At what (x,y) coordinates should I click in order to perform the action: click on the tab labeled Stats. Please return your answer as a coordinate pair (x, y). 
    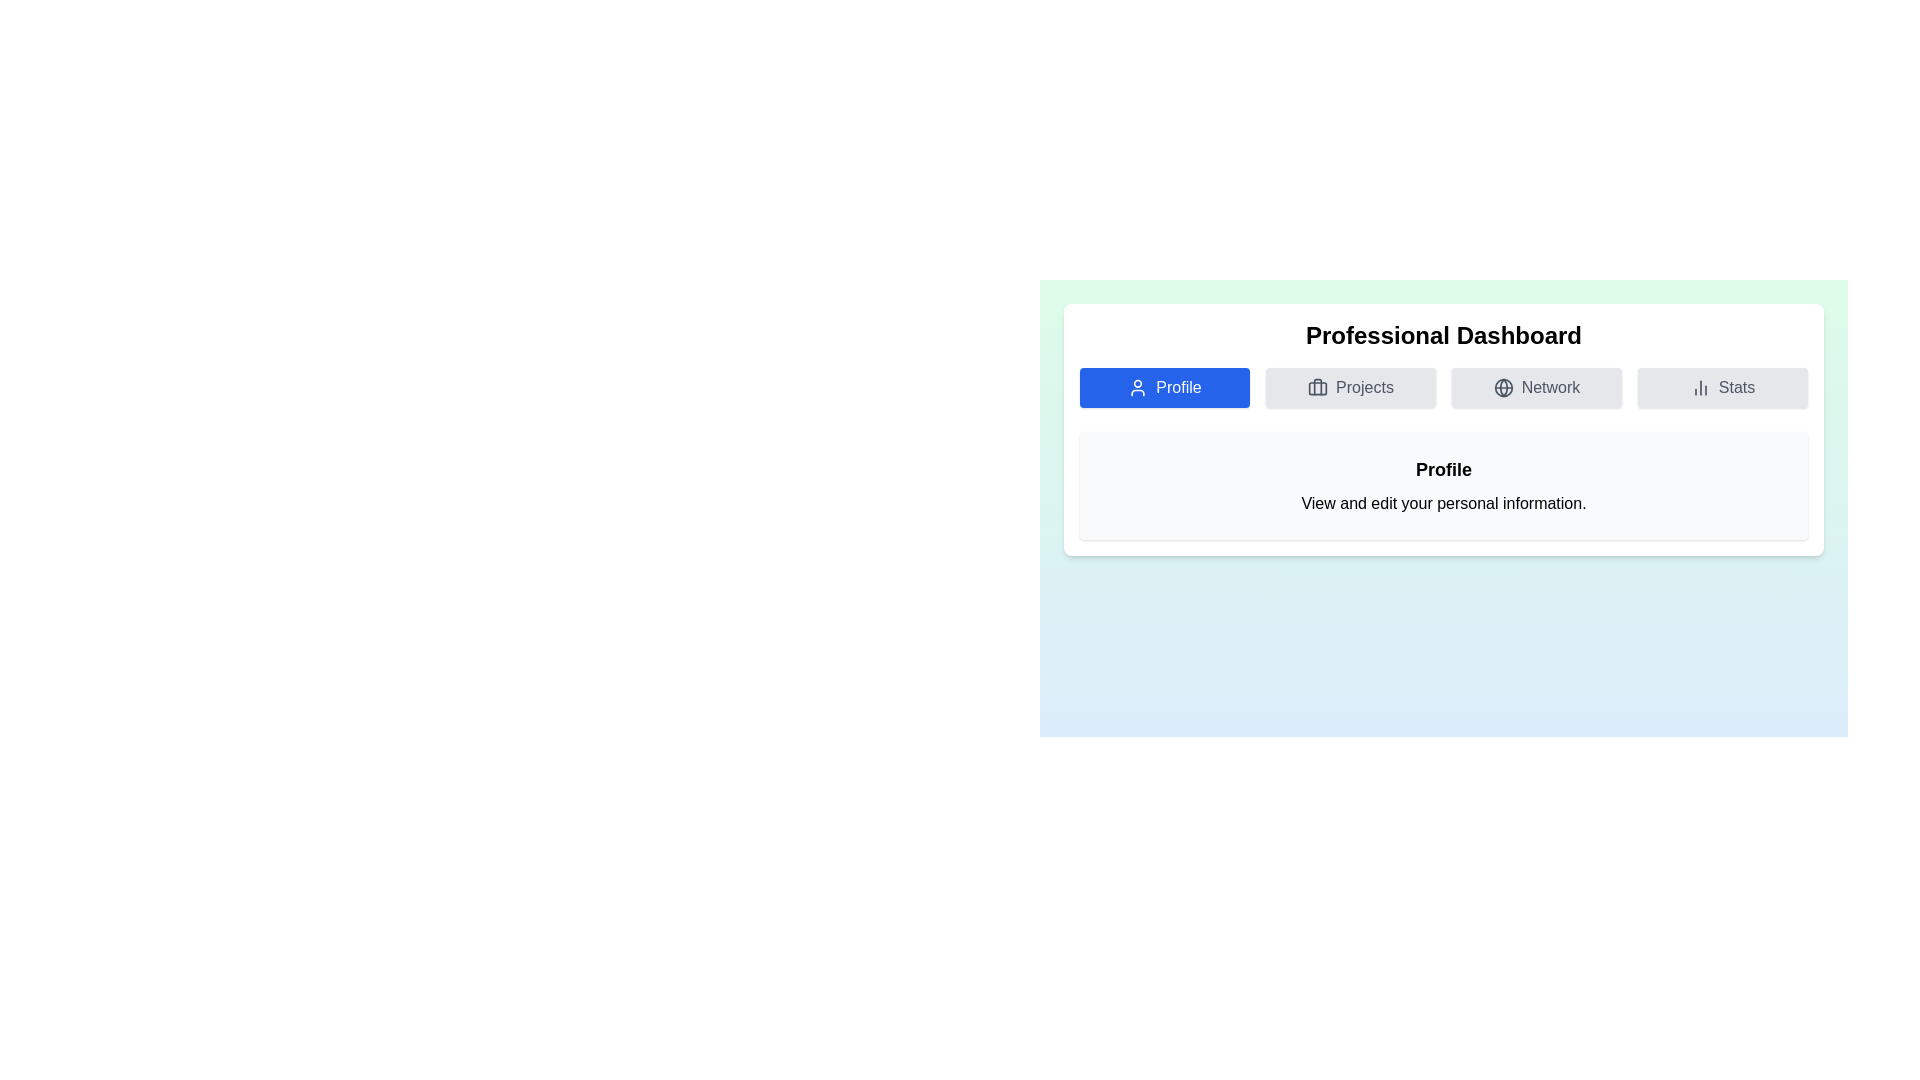
    Looking at the image, I should click on (1722, 388).